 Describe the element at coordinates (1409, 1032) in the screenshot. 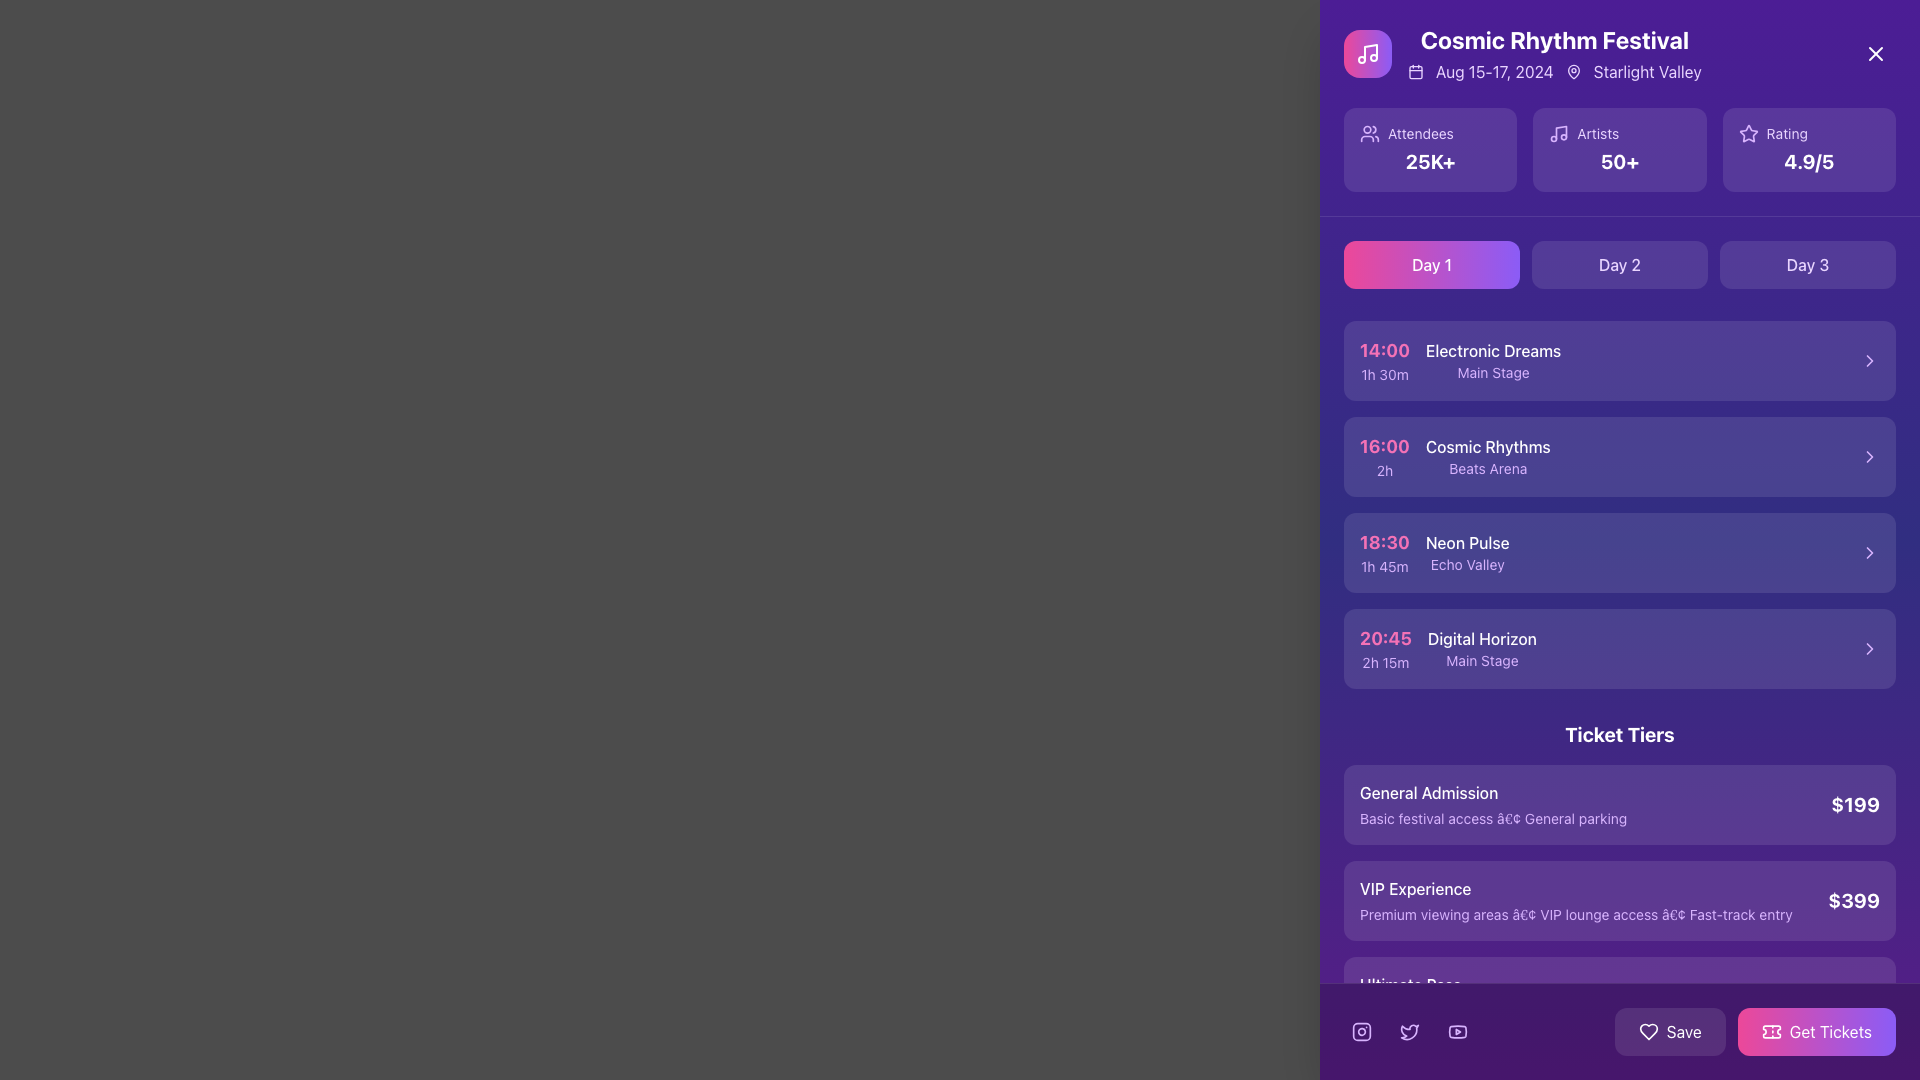

I see `the bird icon button with a purple outline, which is the second item in a row of three social media icons` at that location.